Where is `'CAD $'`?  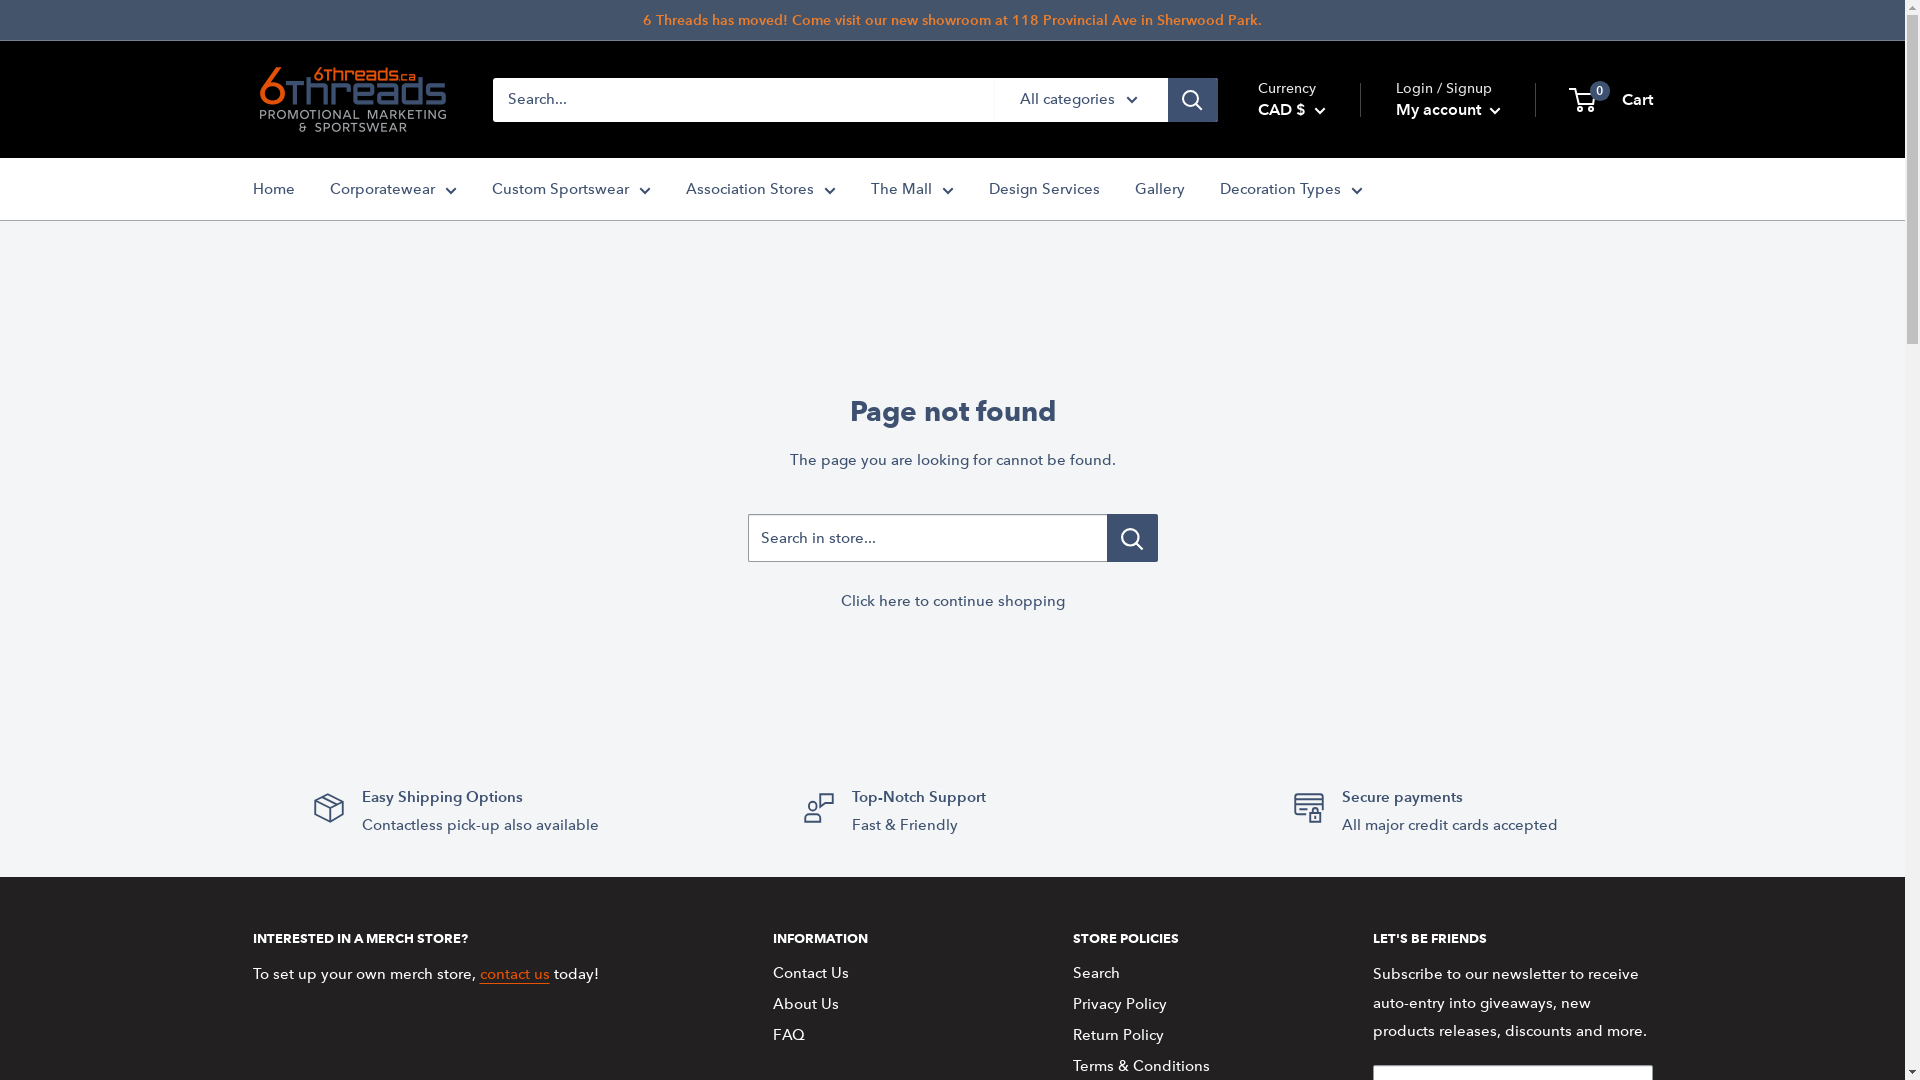
'CAD $' is located at coordinates (1291, 110).